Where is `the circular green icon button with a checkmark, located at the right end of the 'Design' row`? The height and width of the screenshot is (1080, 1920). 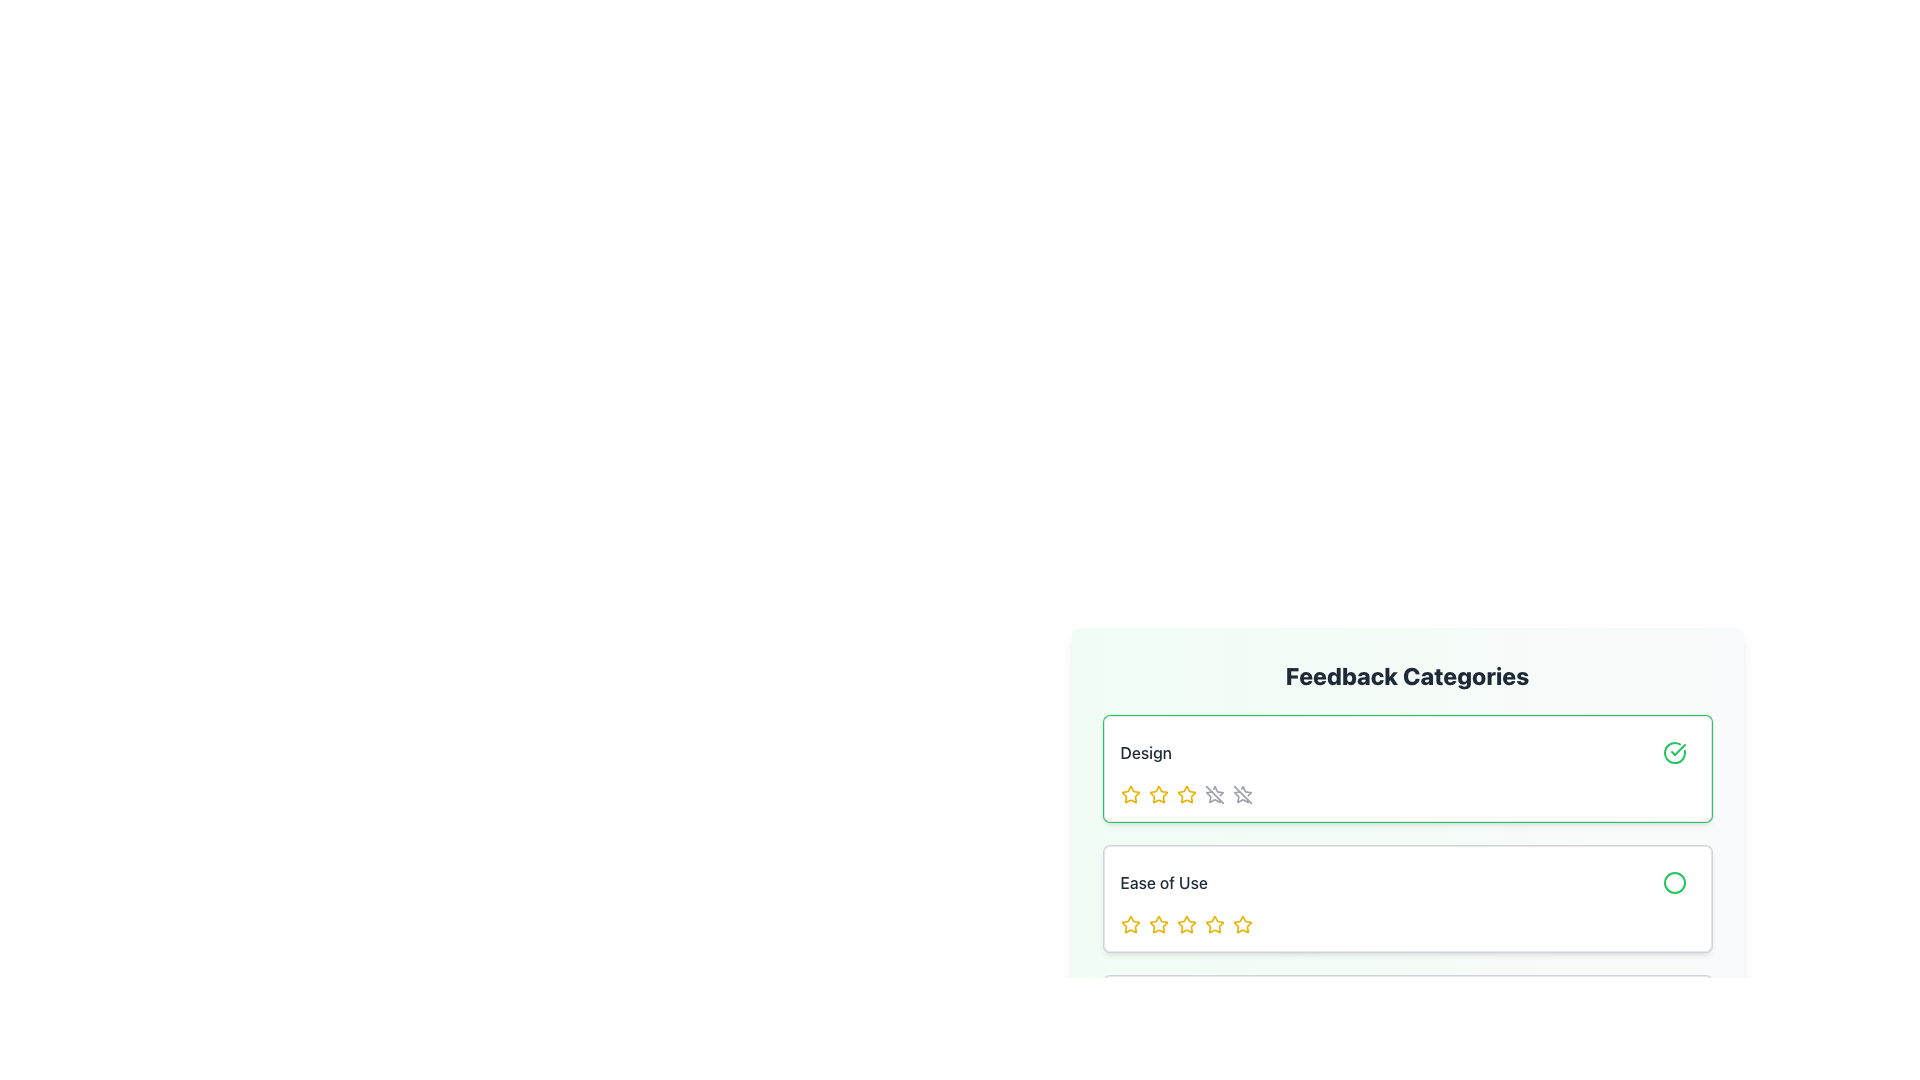 the circular green icon button with a checkmark, located at the right end of the 'Design' row is located at coordinates (1674, 752).